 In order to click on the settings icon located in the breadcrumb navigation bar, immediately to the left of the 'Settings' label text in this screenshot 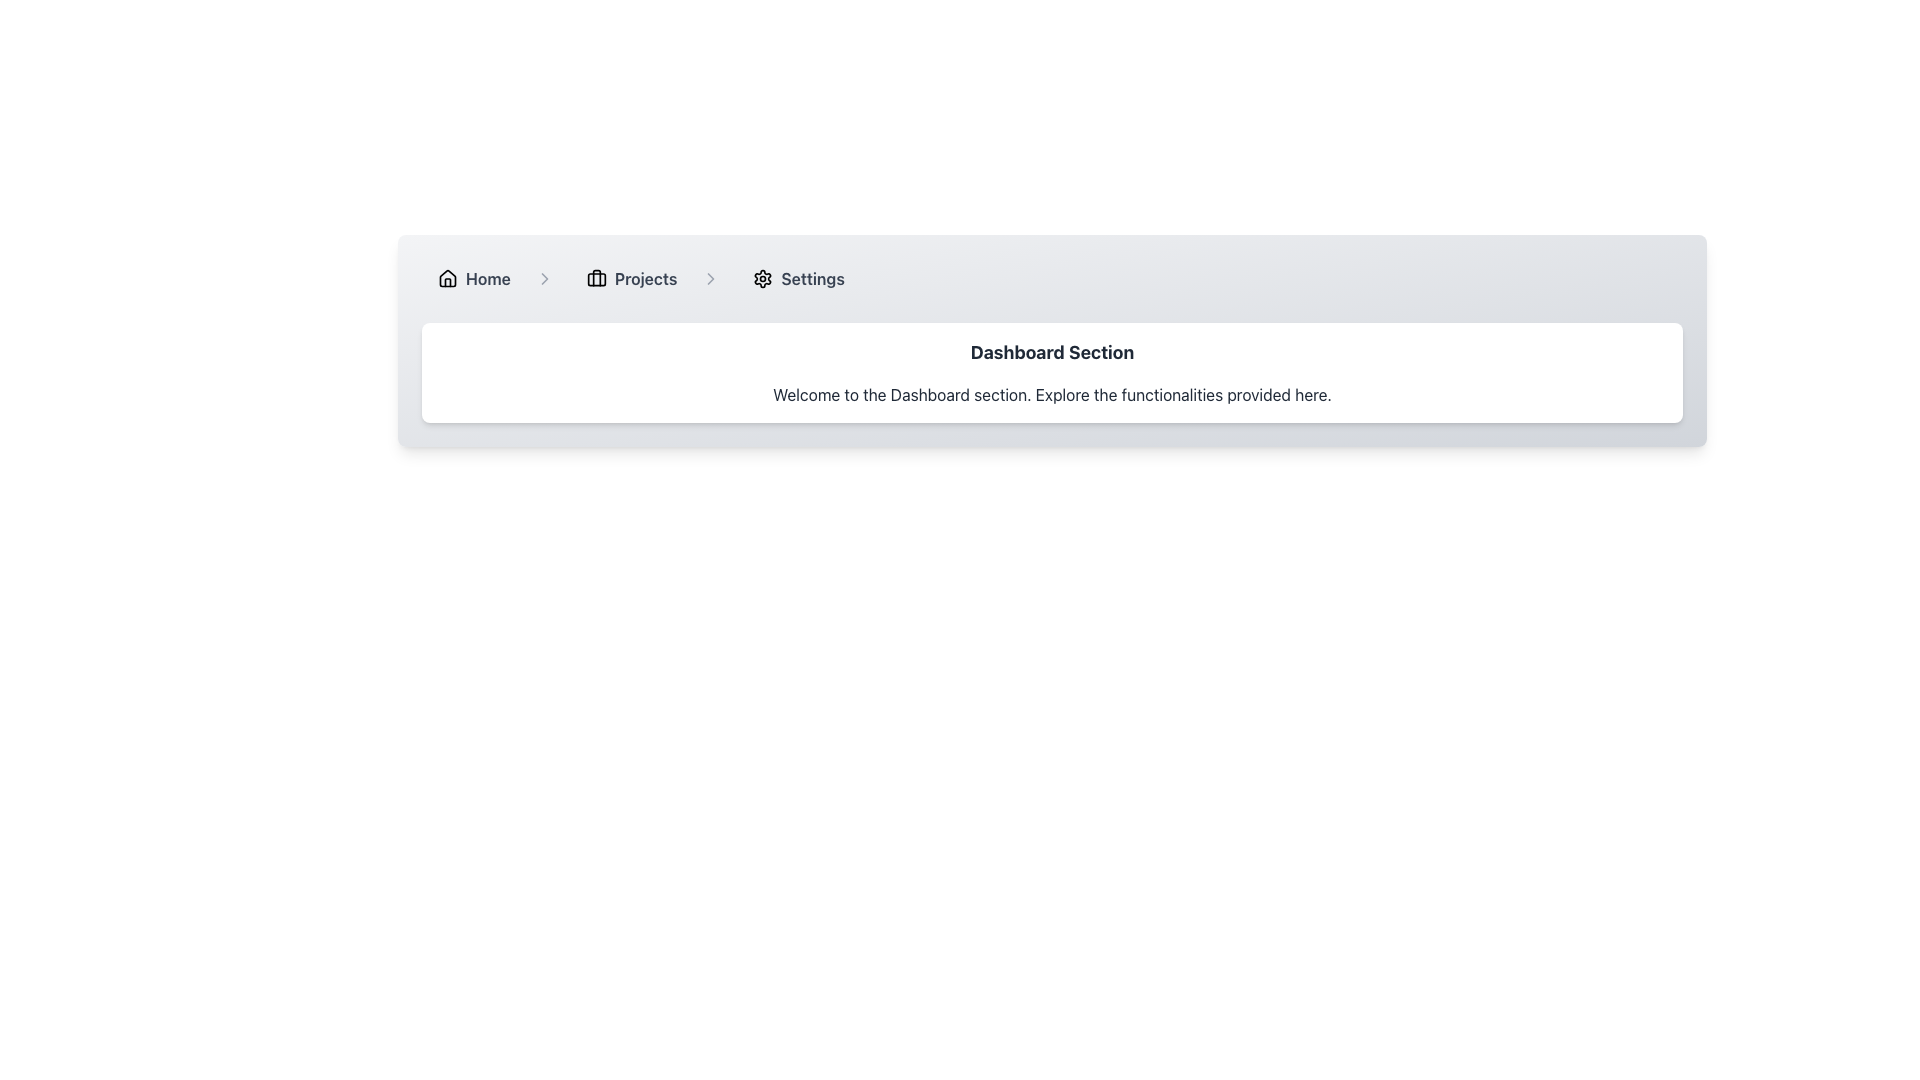, I will do `click(762, 278)`.